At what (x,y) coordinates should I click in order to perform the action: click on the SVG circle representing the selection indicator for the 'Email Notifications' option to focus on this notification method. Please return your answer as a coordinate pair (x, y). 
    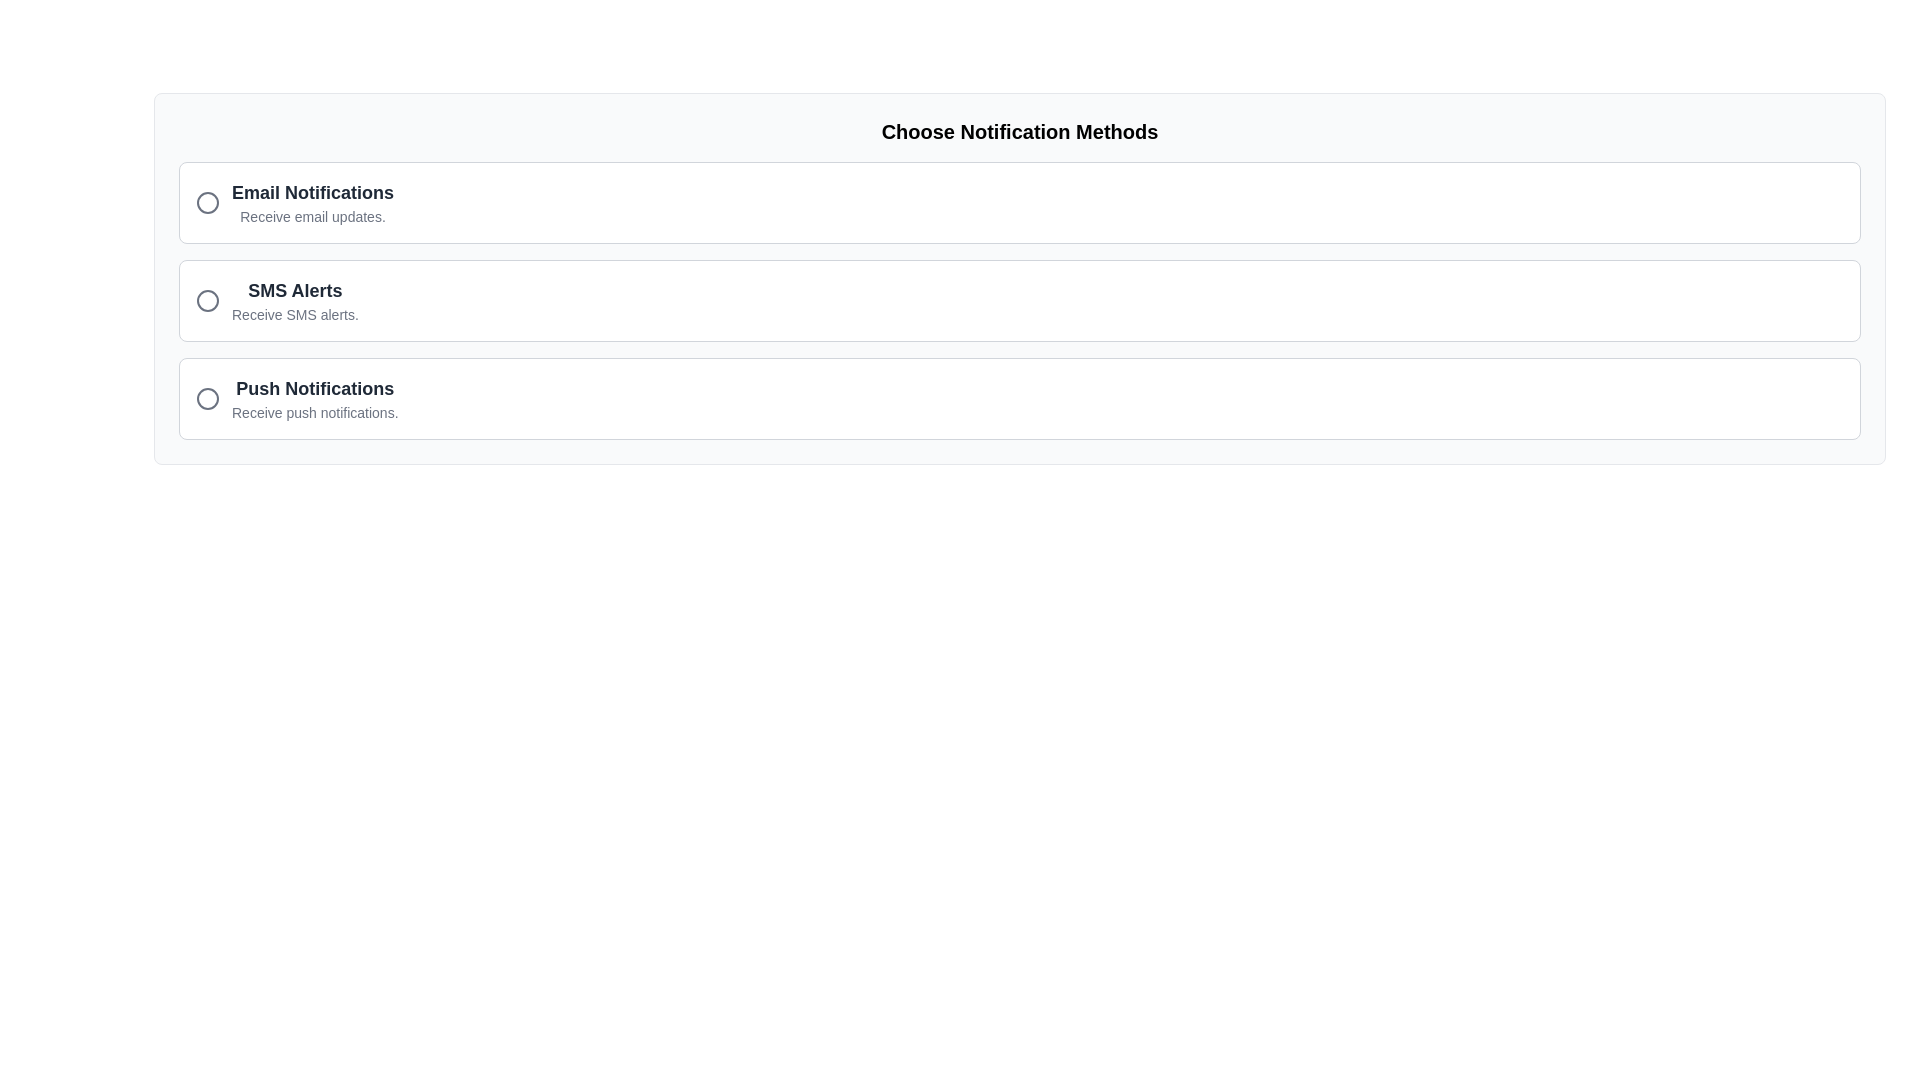
    Looking at the image, I should click on (207, 203).